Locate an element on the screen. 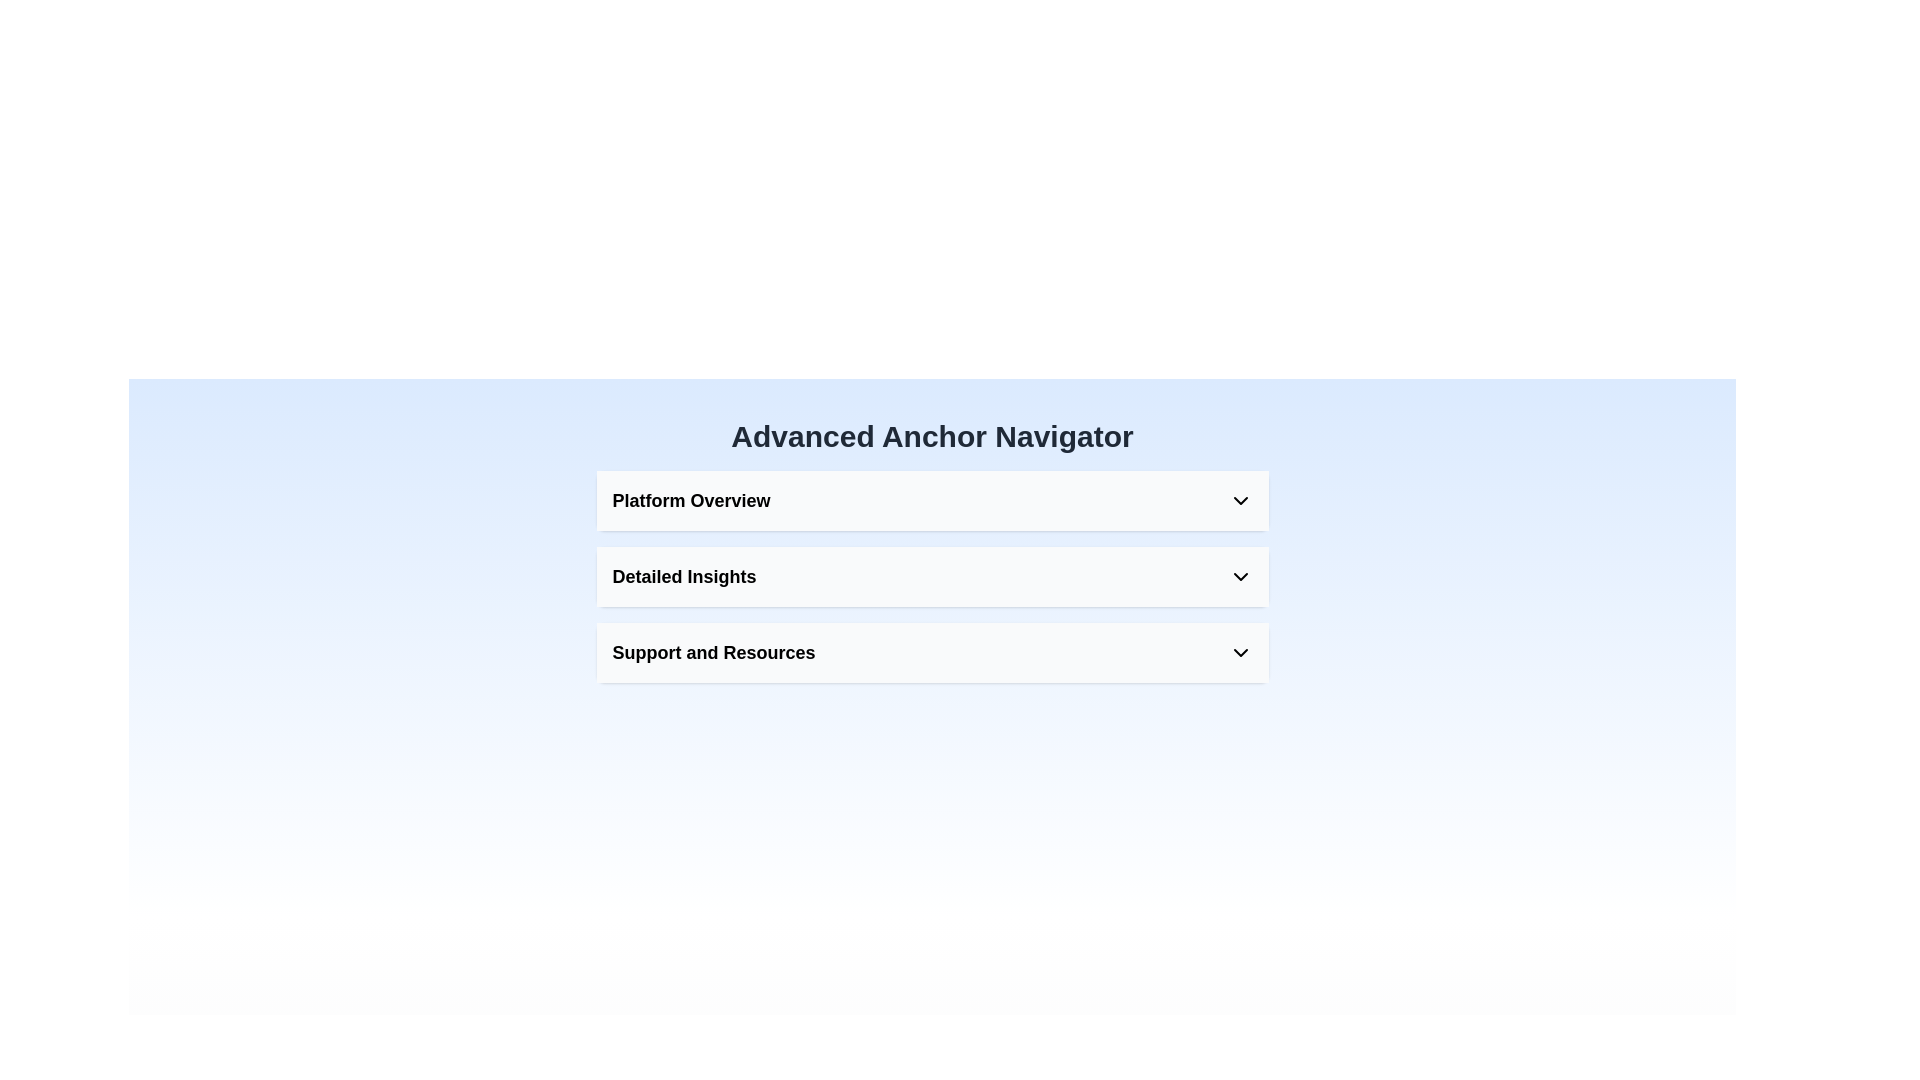  the Collapsible Panel labeled 'Detailed Insights' to trigger a tooltip or highlight effect is located at coordinates (931, 577).